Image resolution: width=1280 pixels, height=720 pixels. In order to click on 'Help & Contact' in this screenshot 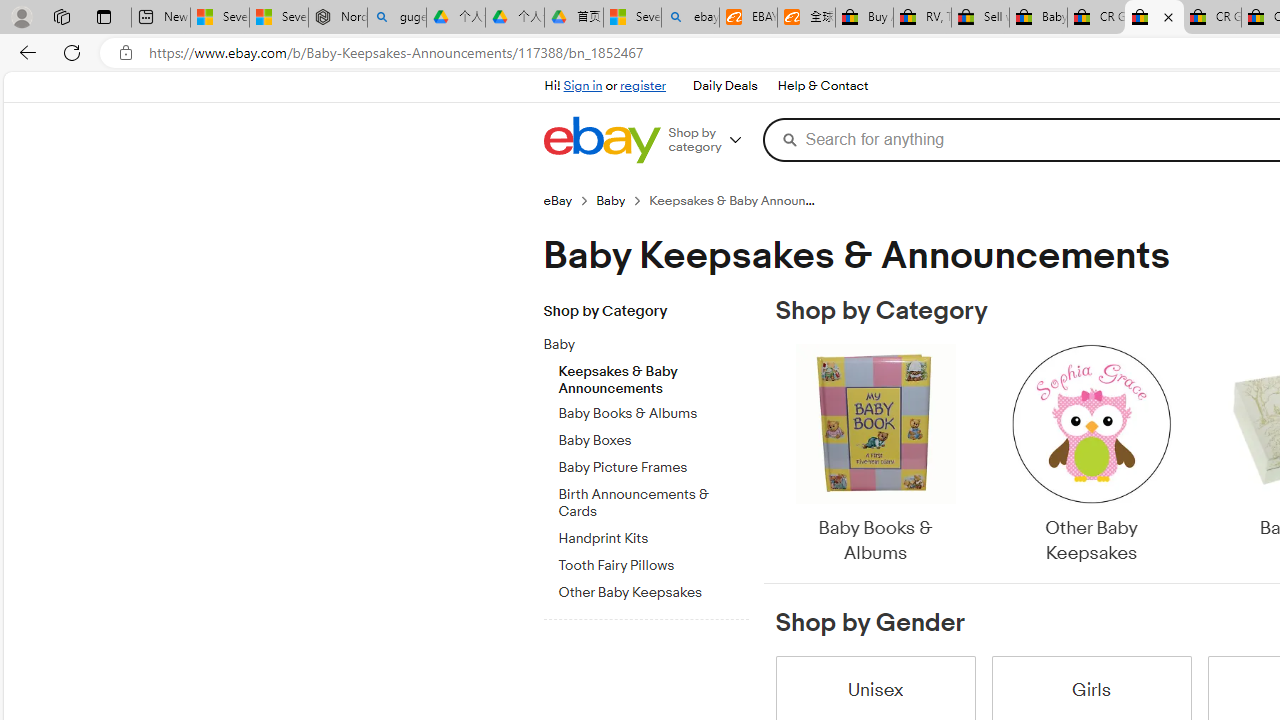, I will do `click(823, 86)`.